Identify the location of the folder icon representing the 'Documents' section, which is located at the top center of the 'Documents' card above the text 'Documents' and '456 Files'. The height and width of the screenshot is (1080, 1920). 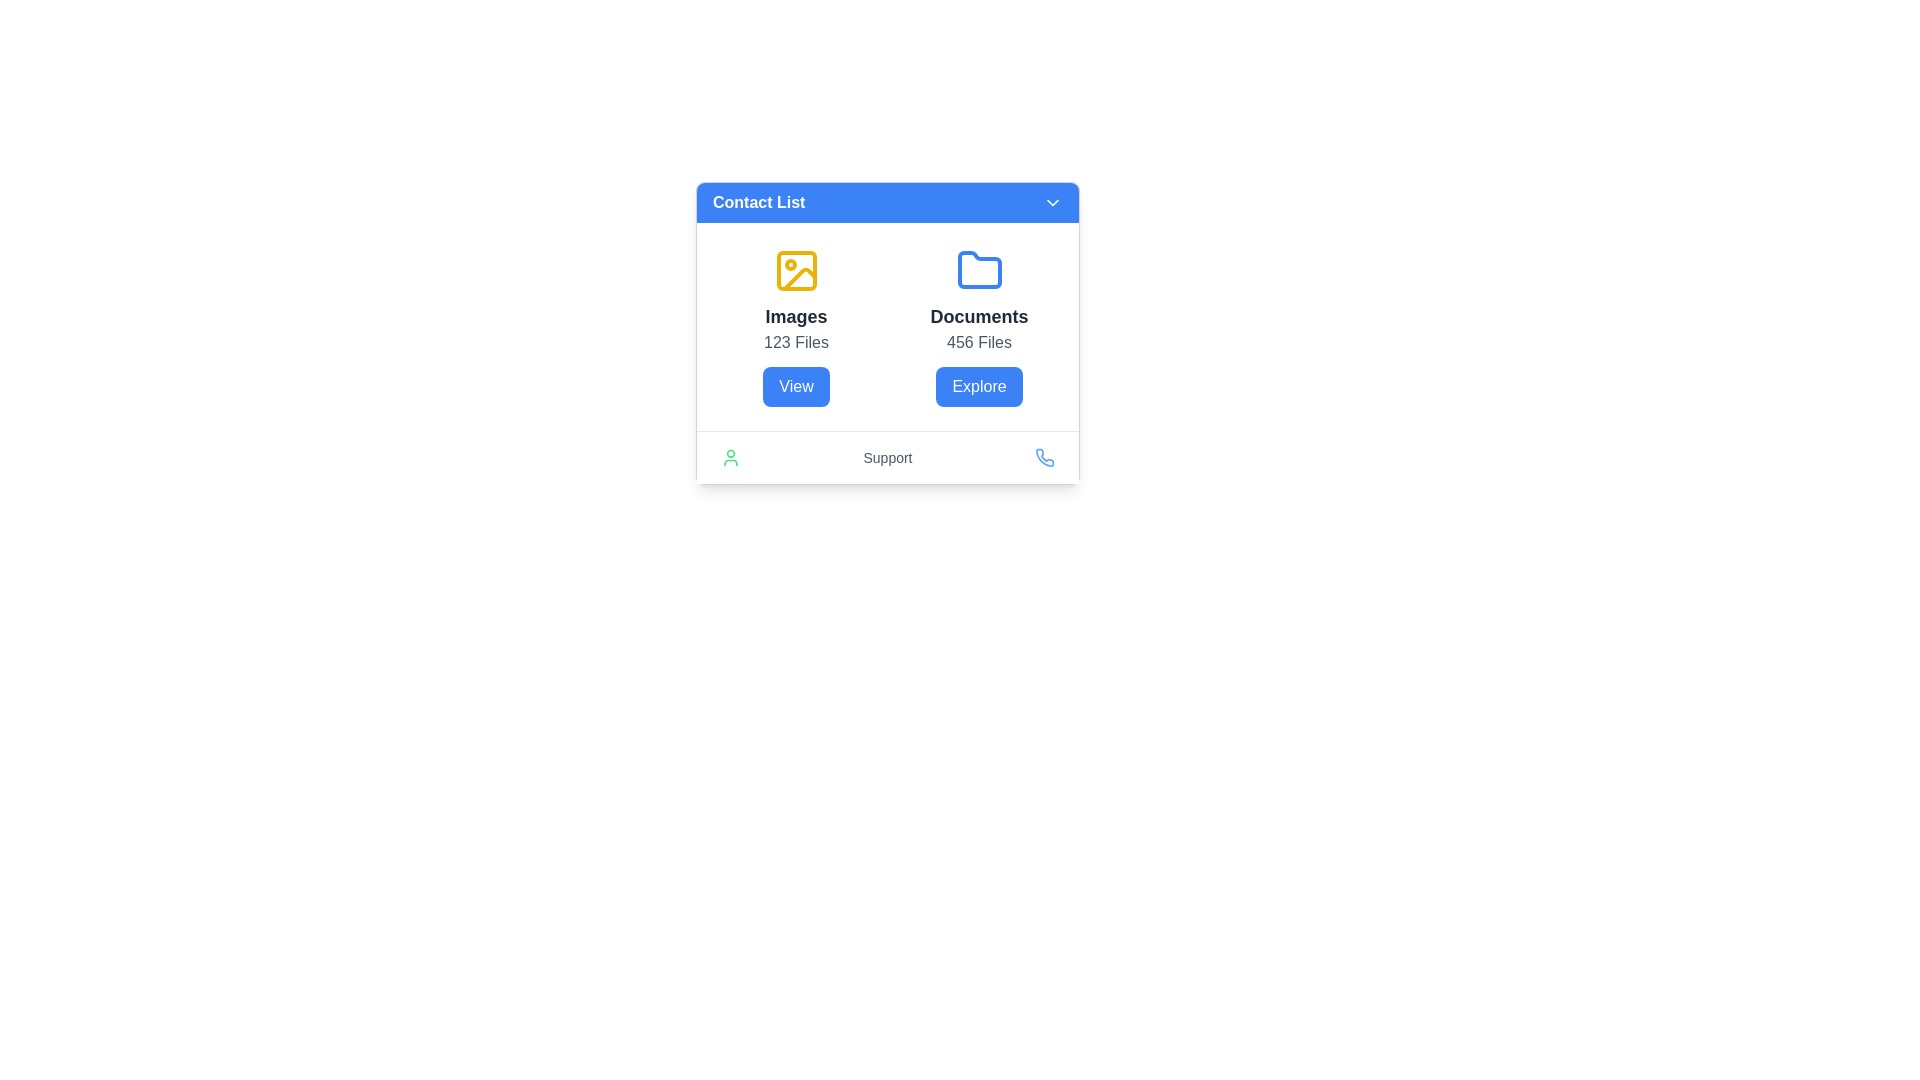
(979, 270).